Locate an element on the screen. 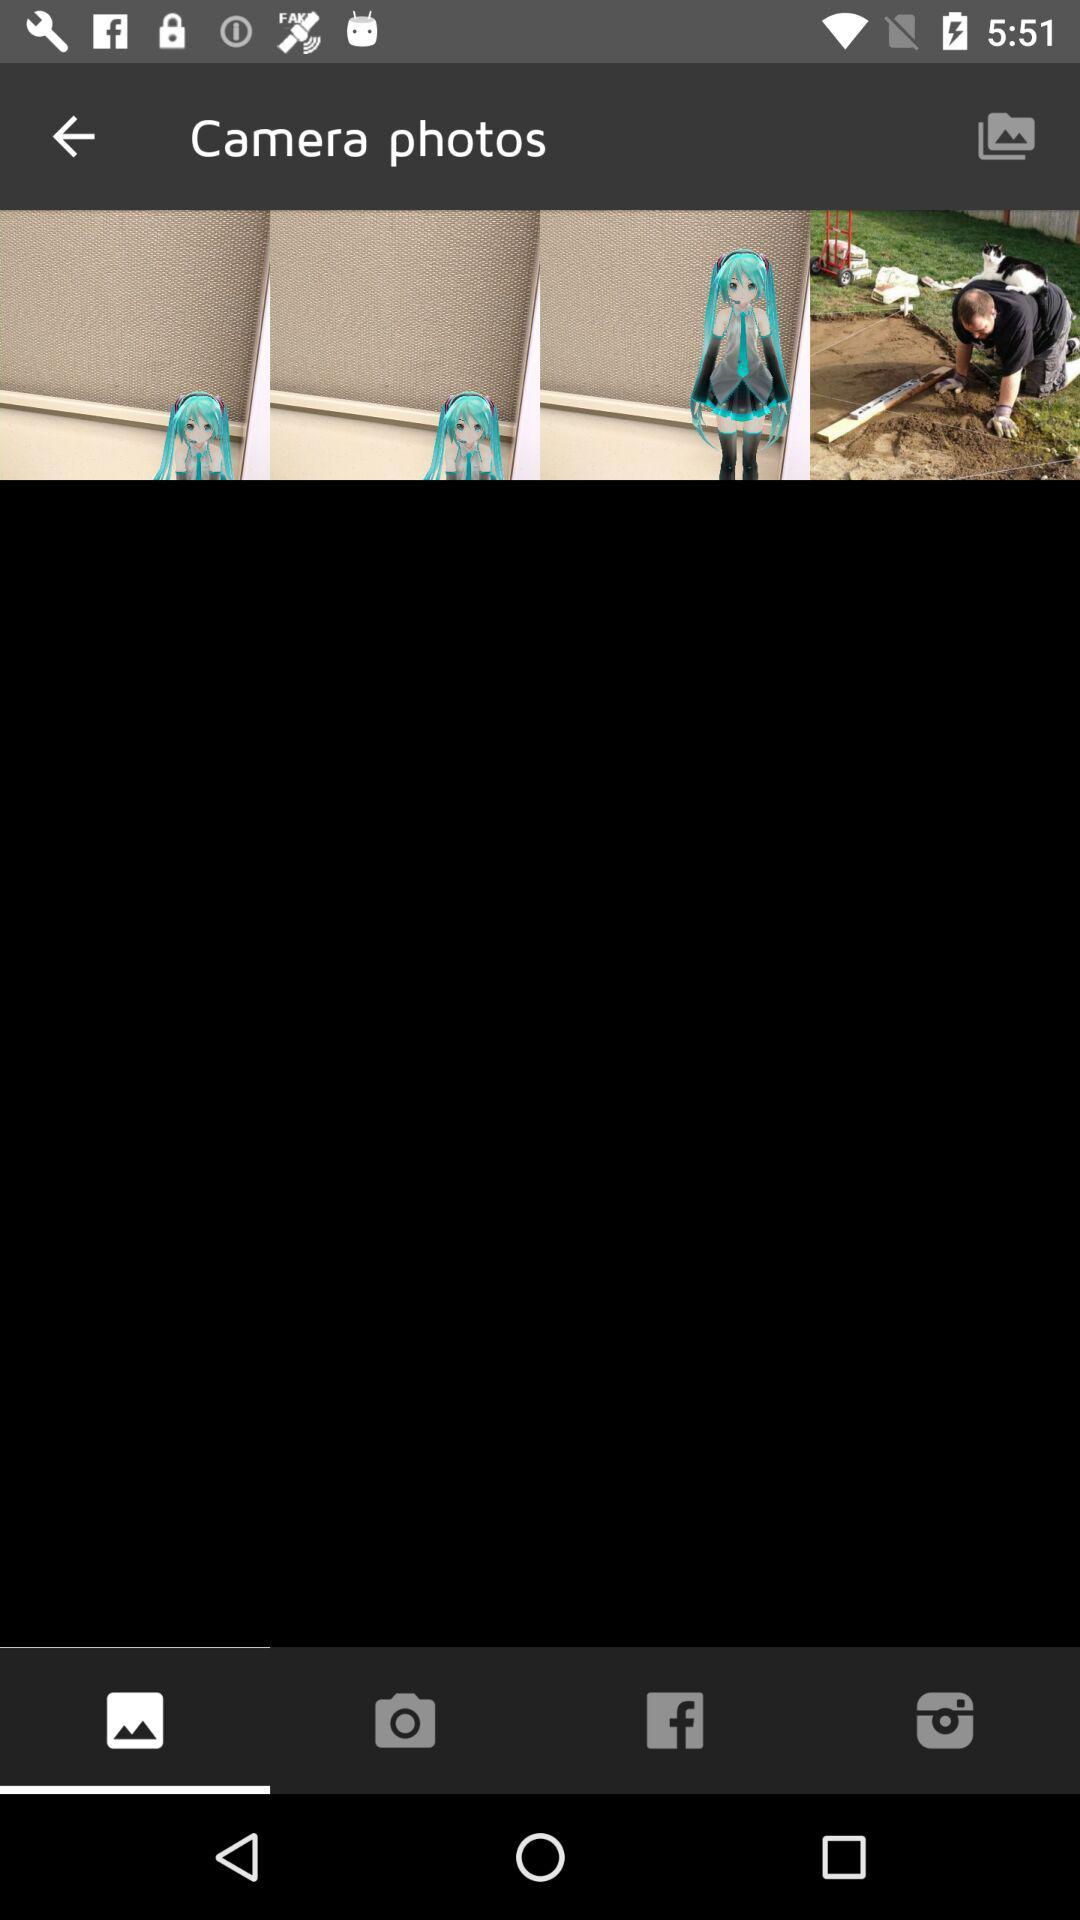 Image resolution: width=1080 pixels, height=1920 pixels. the icon at the bottom left corner is located at coordinates (135, 1719).